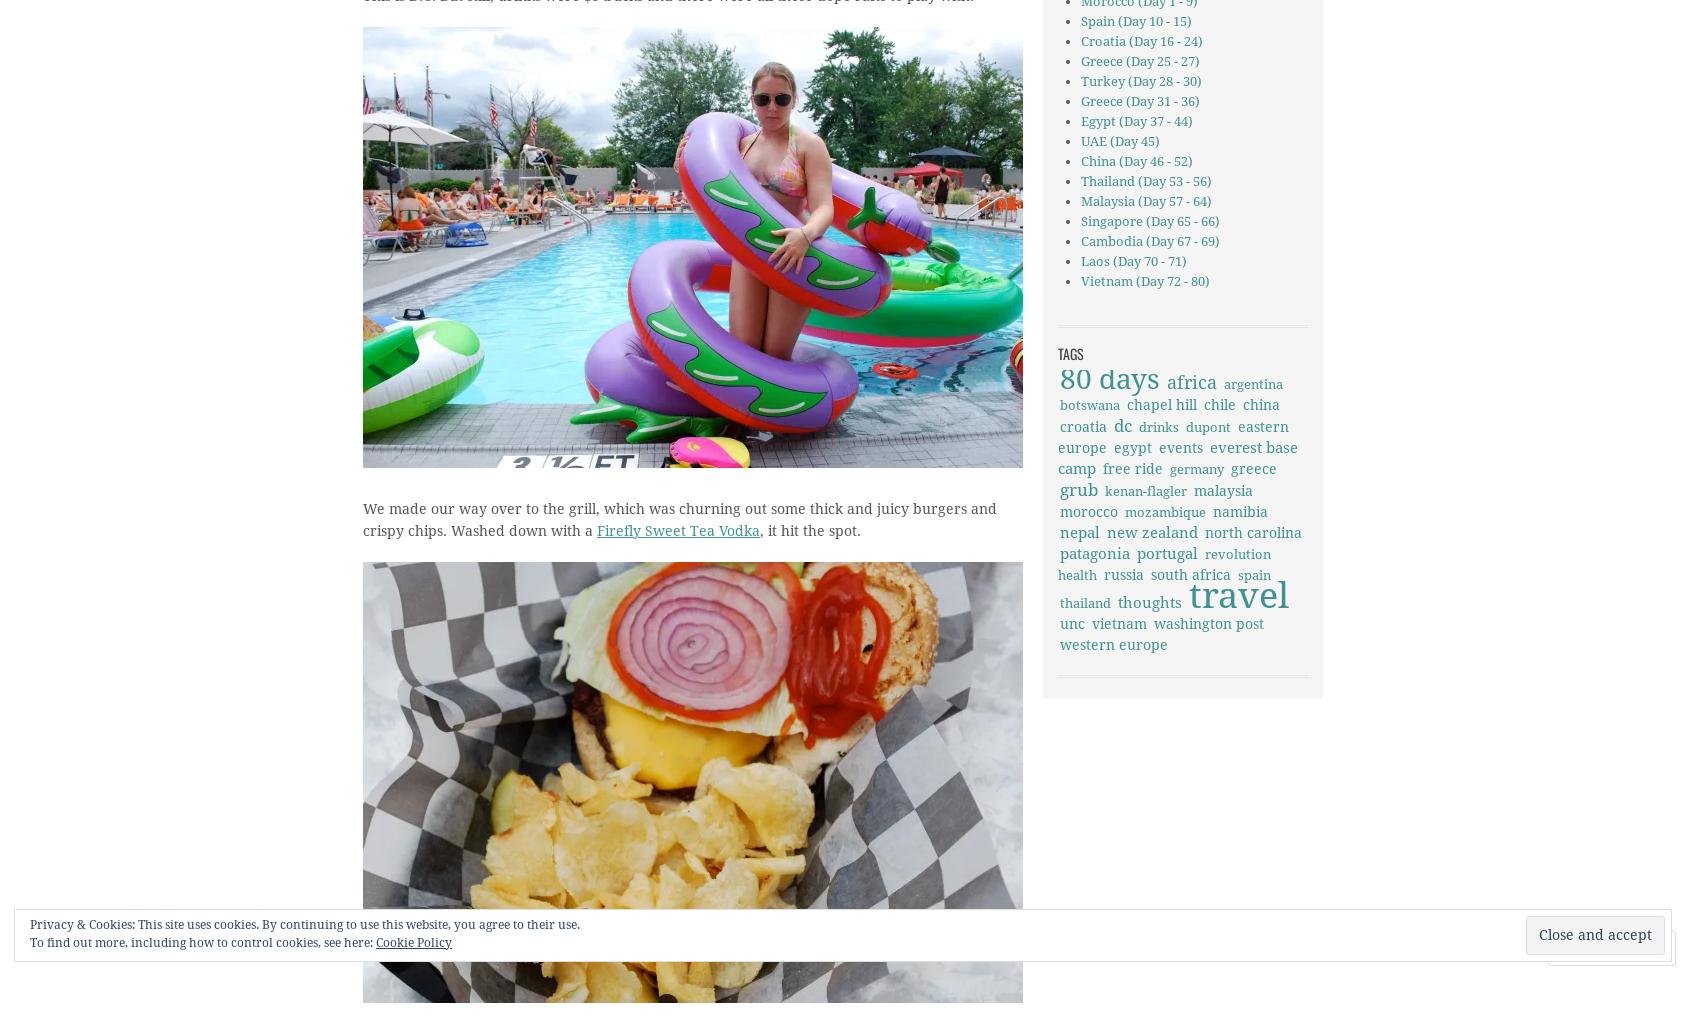  Describe the element at coordinates (1144, 201) in the screenshot. I see `'Malaysia (Day 57 - 64)'` at that location.